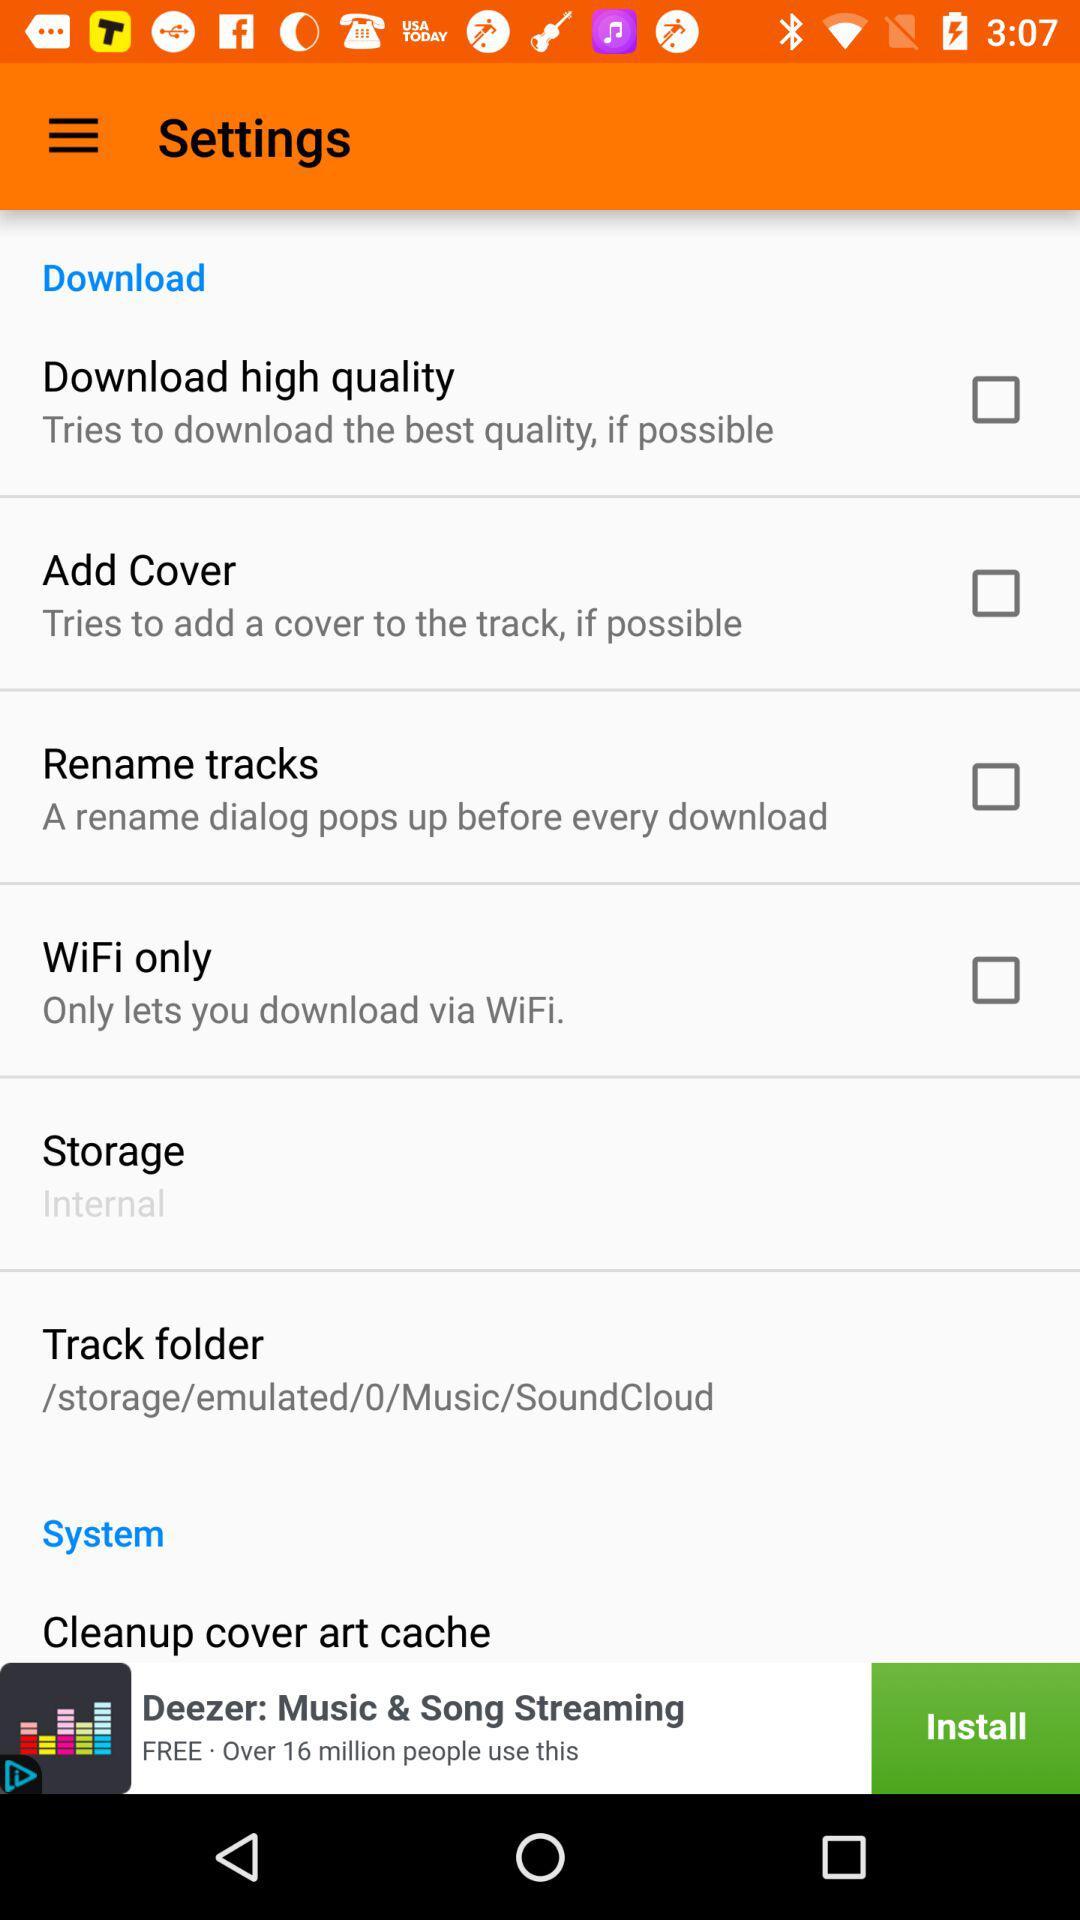 The height and width of the screenshot is (1920, 1080). What do you see at coordinates (103, 1201) in the screenshot?
I see `the item below storage` at bounding box center [103, 1201].